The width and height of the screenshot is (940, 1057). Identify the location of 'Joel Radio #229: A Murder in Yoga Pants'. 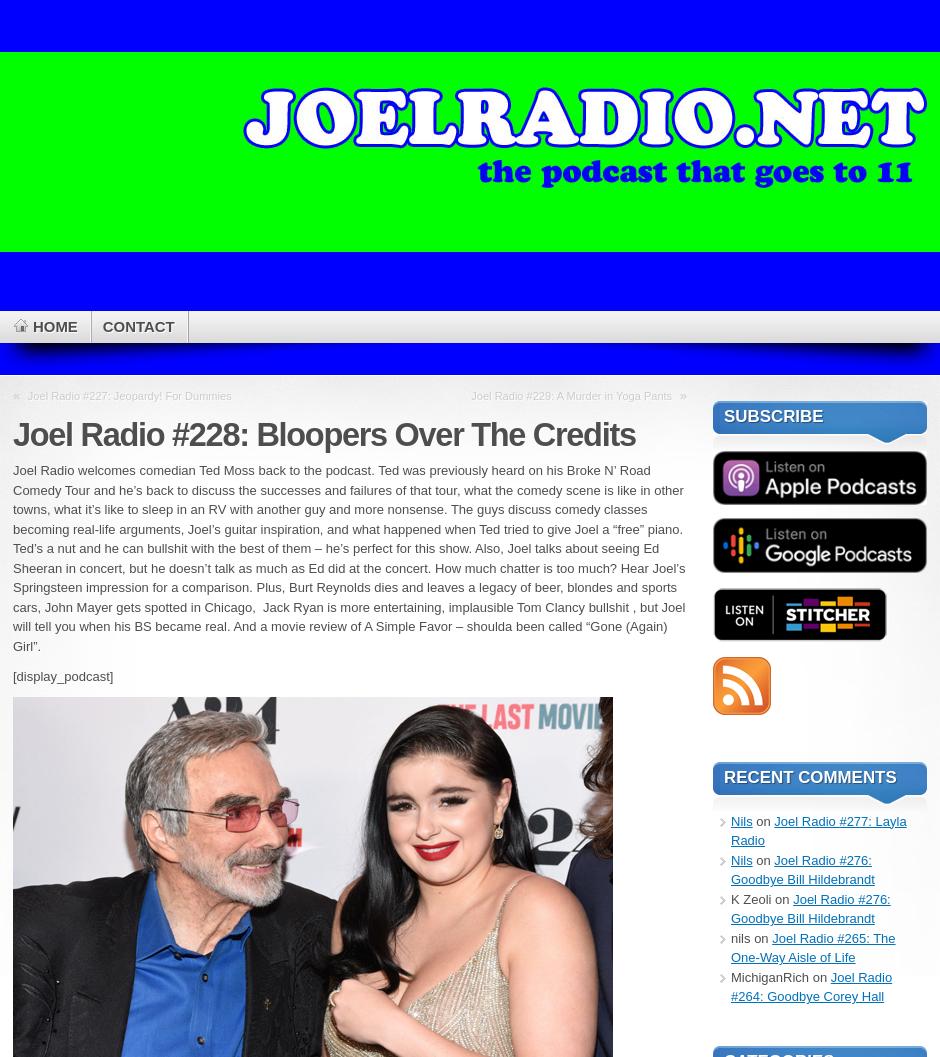
(571, 394).